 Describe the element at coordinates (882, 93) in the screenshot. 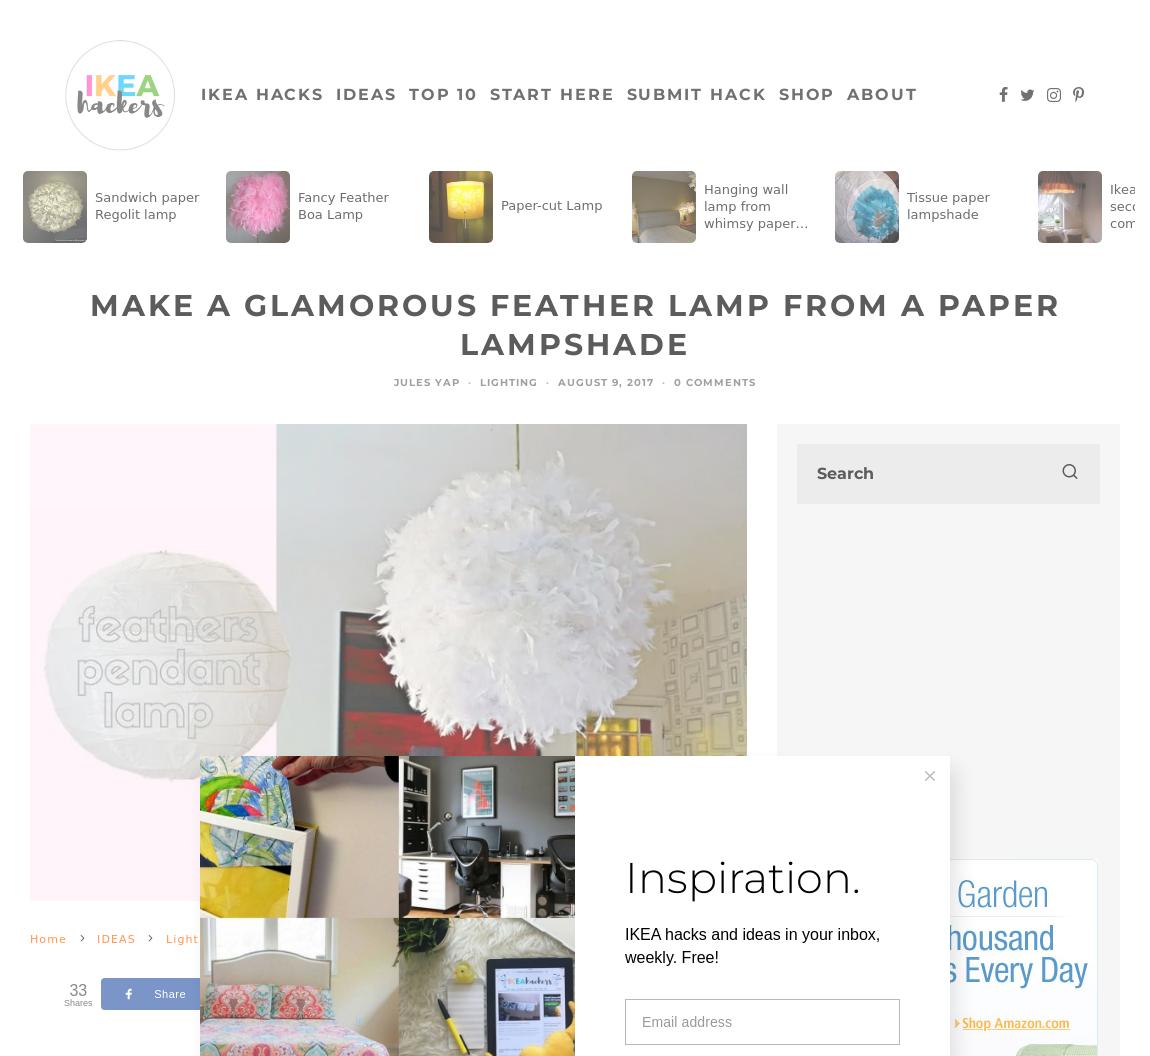

I see `'About'` at that location.